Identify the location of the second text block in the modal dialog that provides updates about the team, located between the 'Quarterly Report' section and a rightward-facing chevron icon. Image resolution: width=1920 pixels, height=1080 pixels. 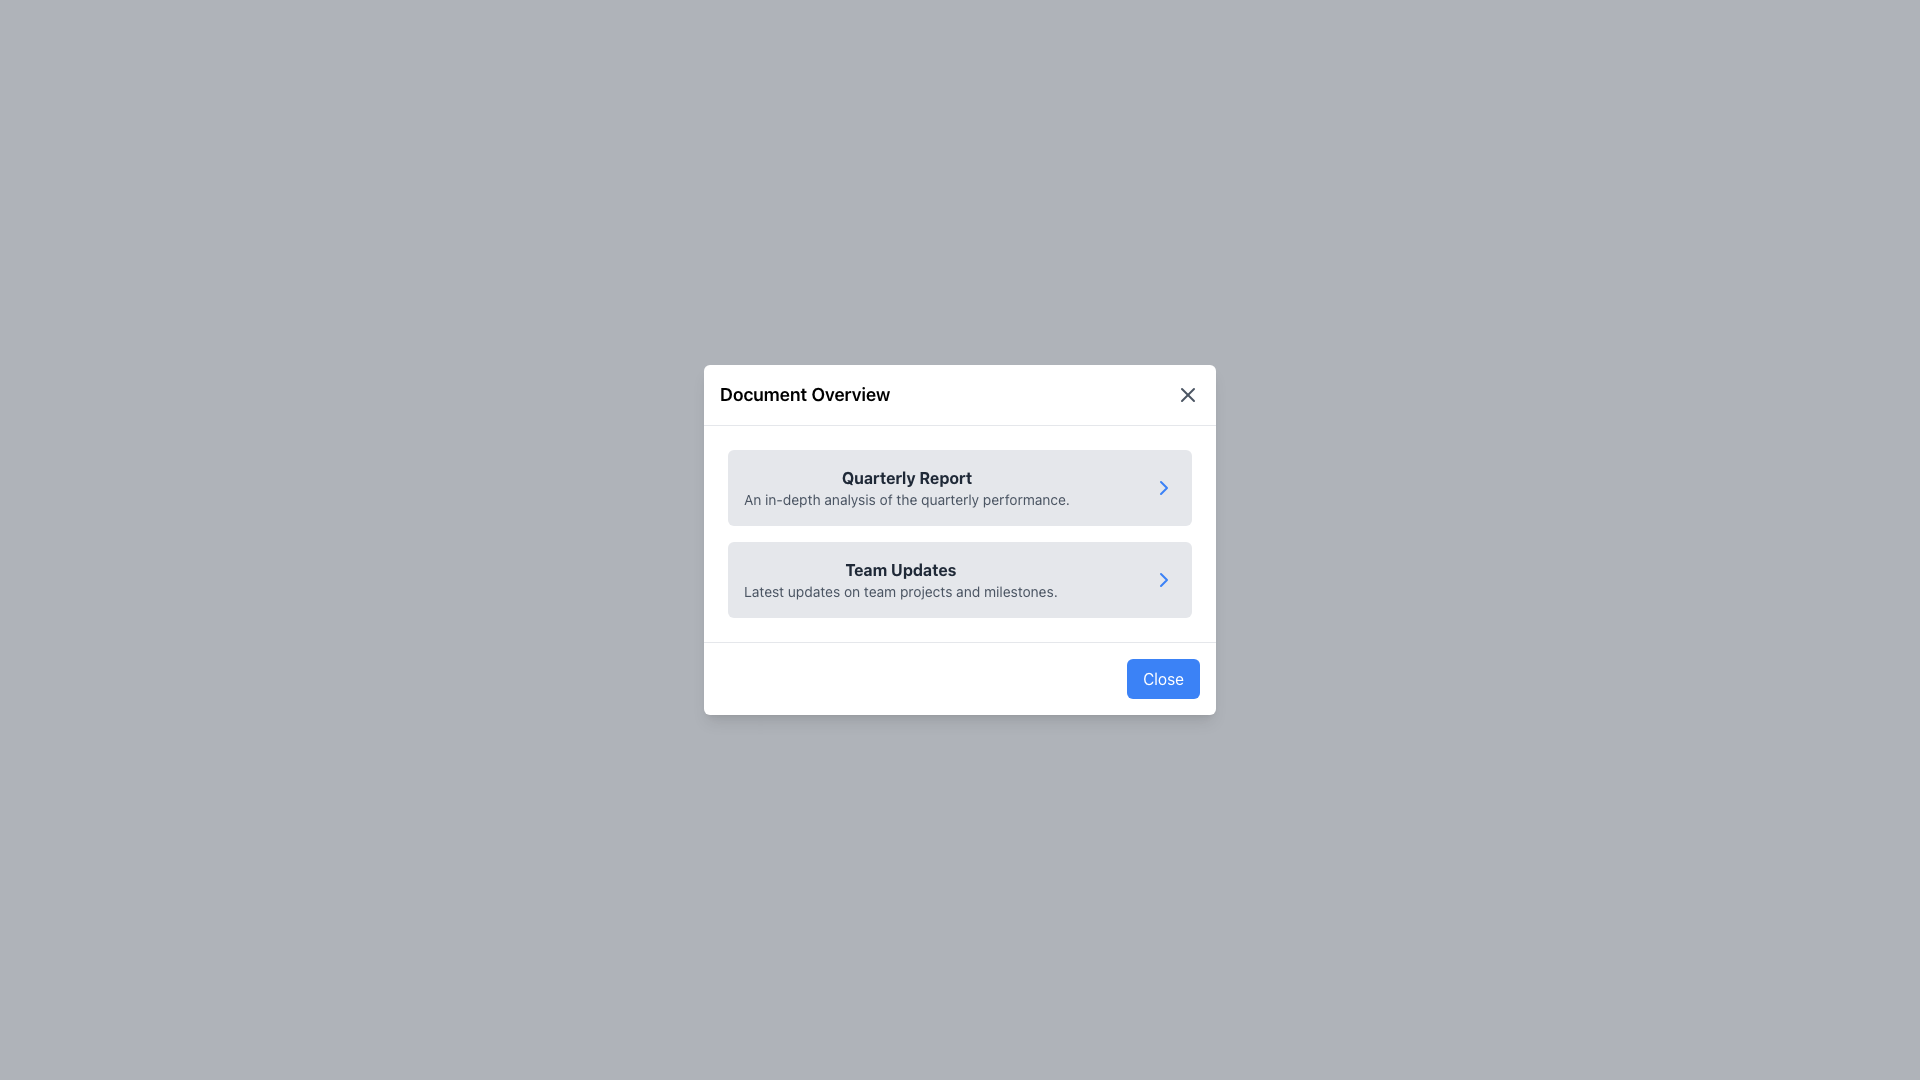
(899, 579).